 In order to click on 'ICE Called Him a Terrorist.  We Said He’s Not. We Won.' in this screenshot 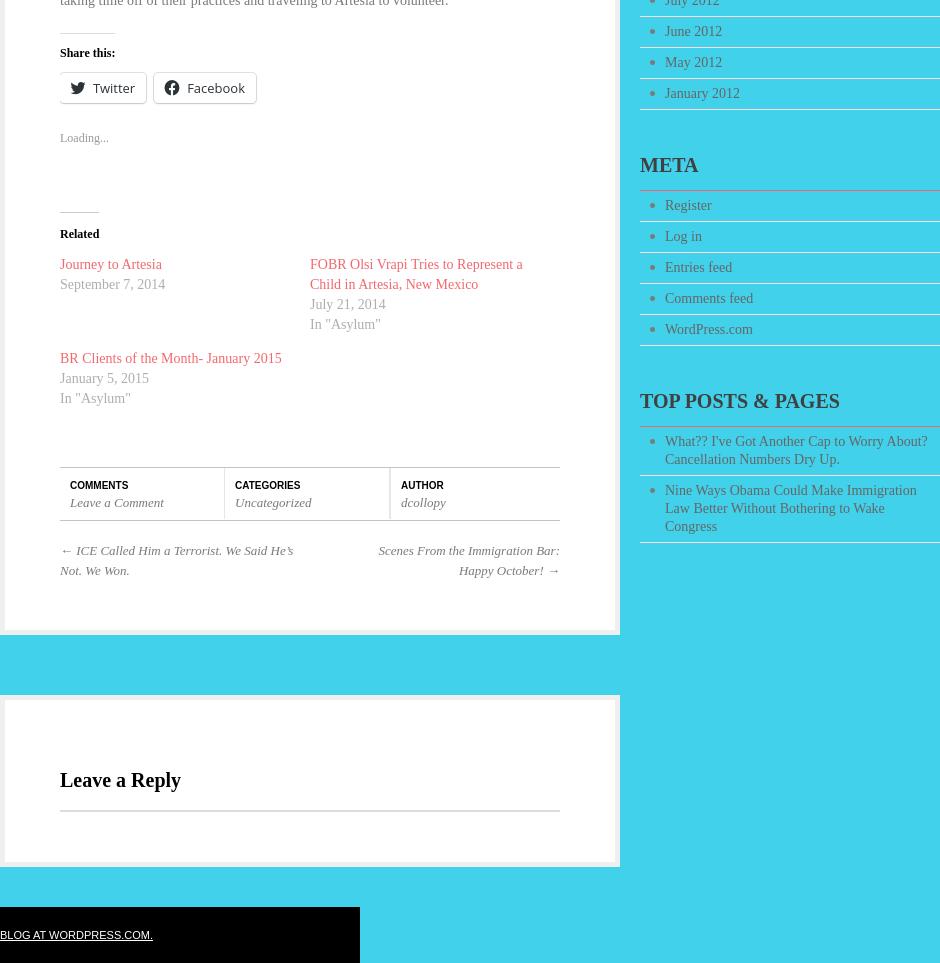, I will do `click(176, 558)`.